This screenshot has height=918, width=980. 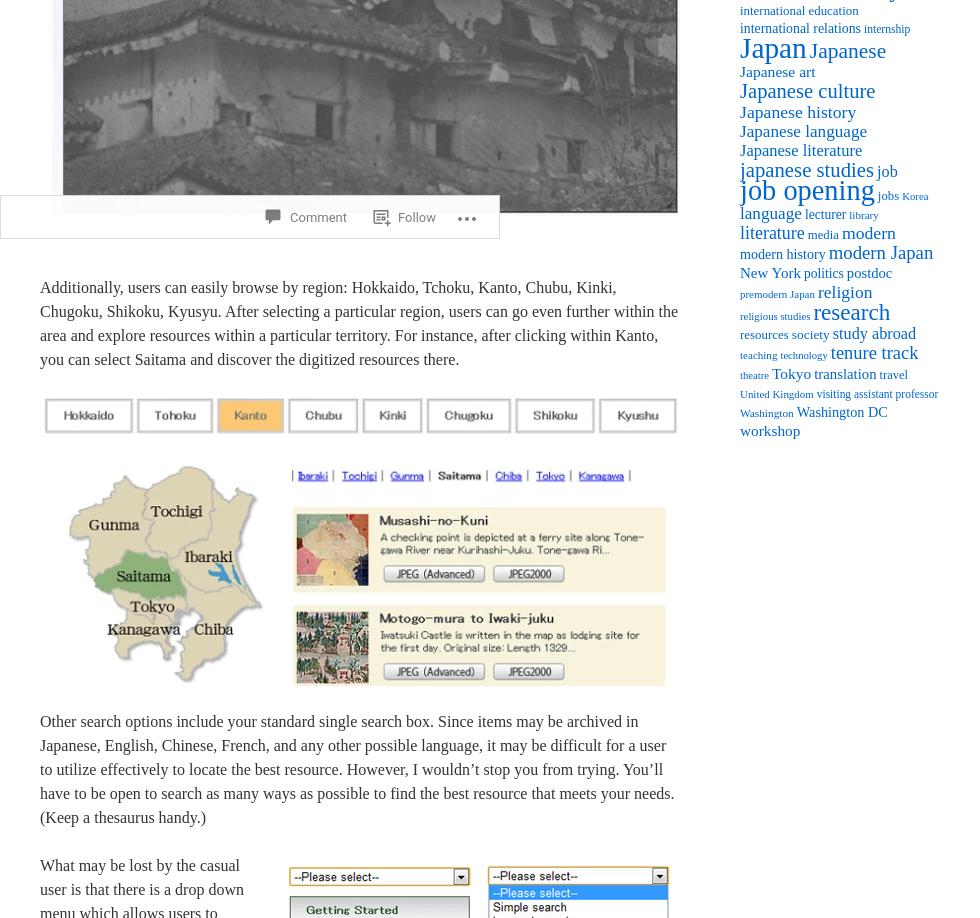 What do you see at coordinates (807, 89) in the screenshot?
I see `'Japanese culture'` at bounding box center [807, 89].